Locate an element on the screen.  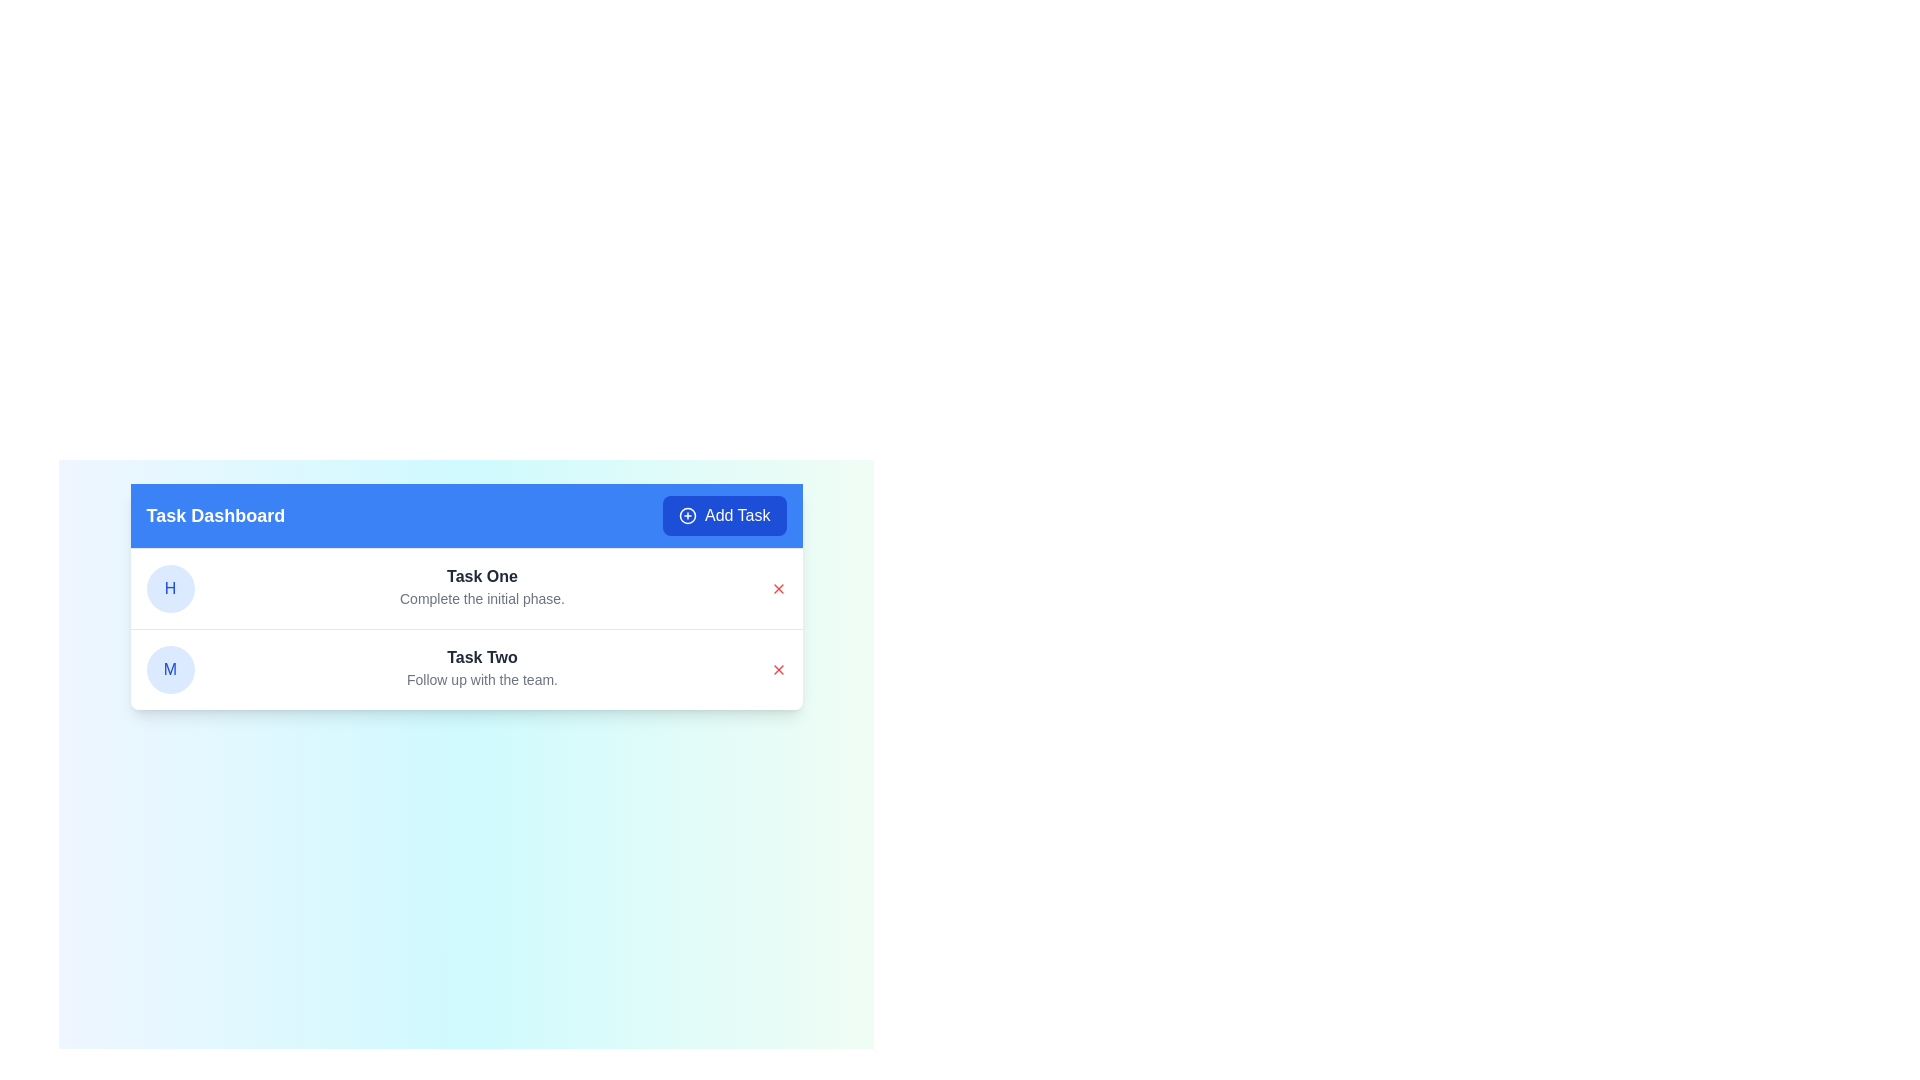
the delete button located on the right-hand side of the task representation for 'Task One', beneath 'Complete the initial phase', to change its appearance is located at coordinates (777, 588).